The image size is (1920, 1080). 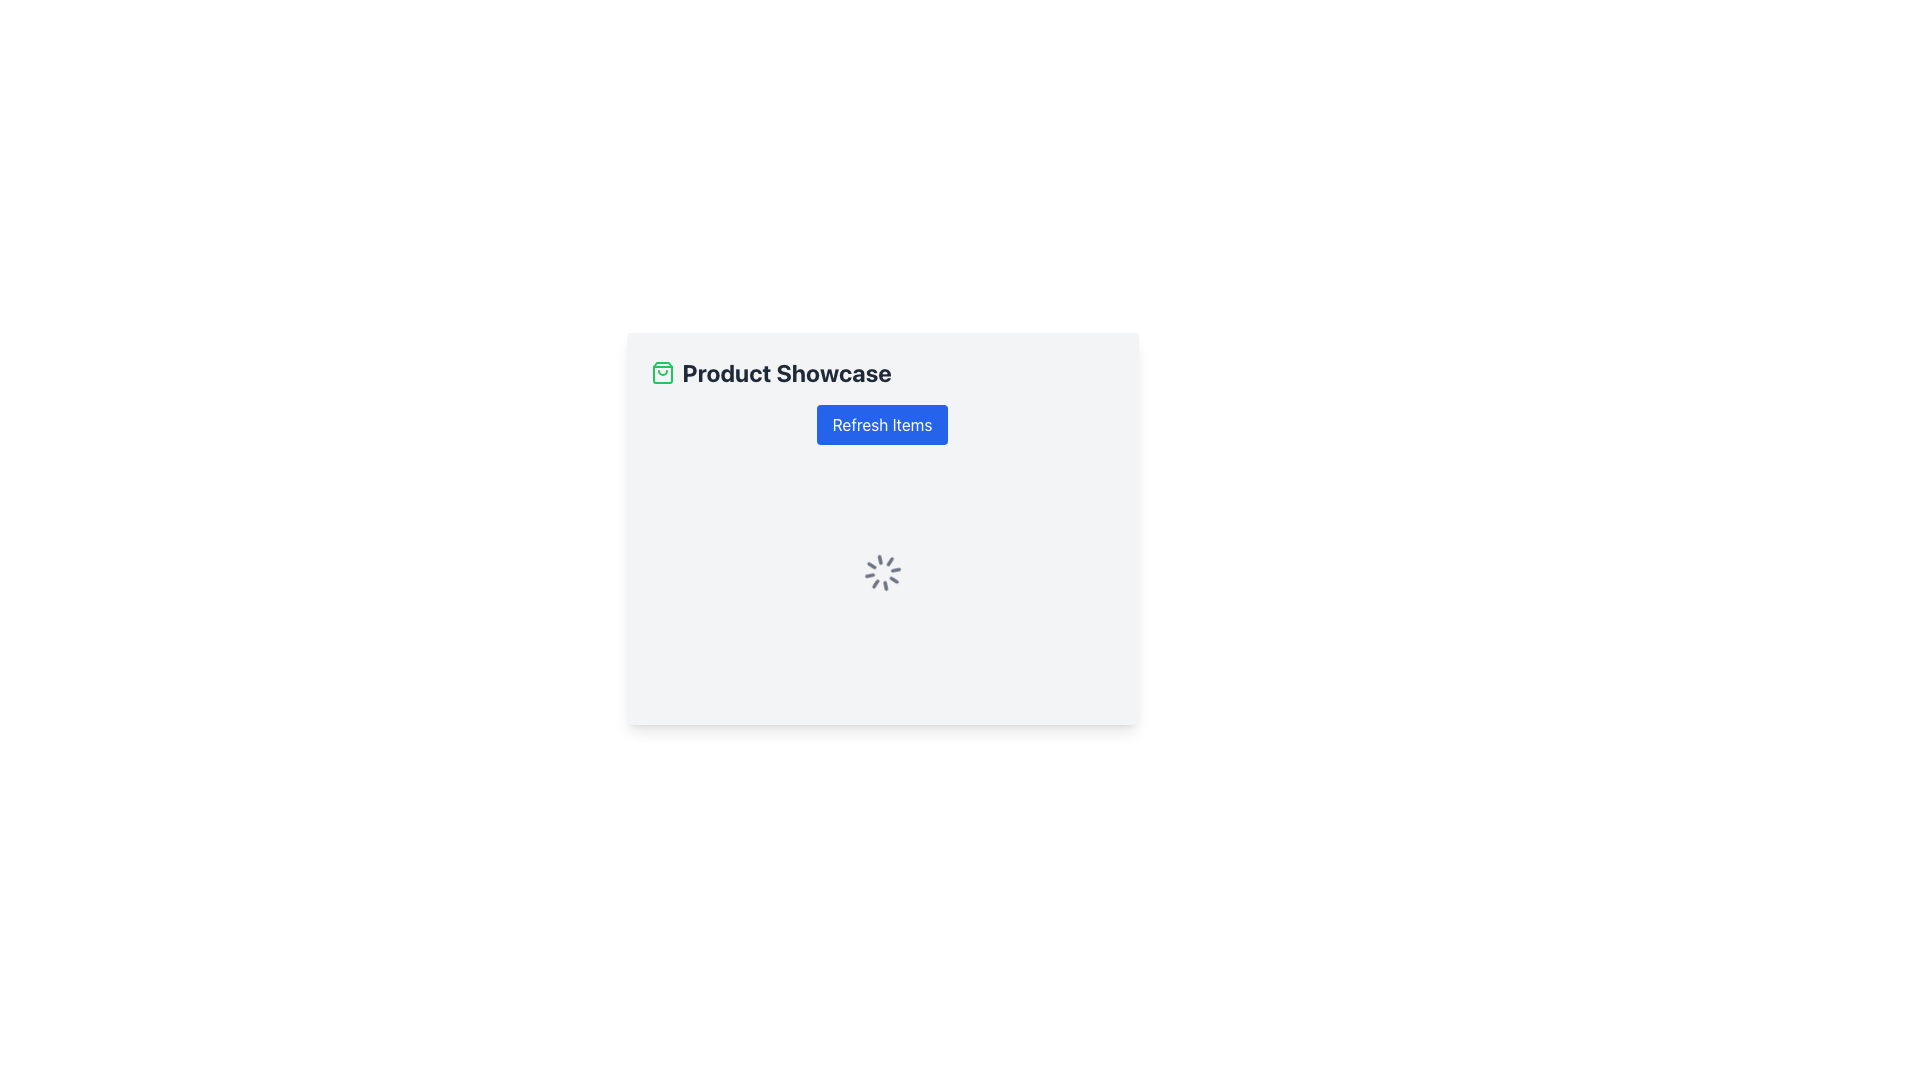 I want to click on the loading spinner located centrally below the 'Refresh Items' button in the 'Product Showcase' box, so click(x=881, y=573).